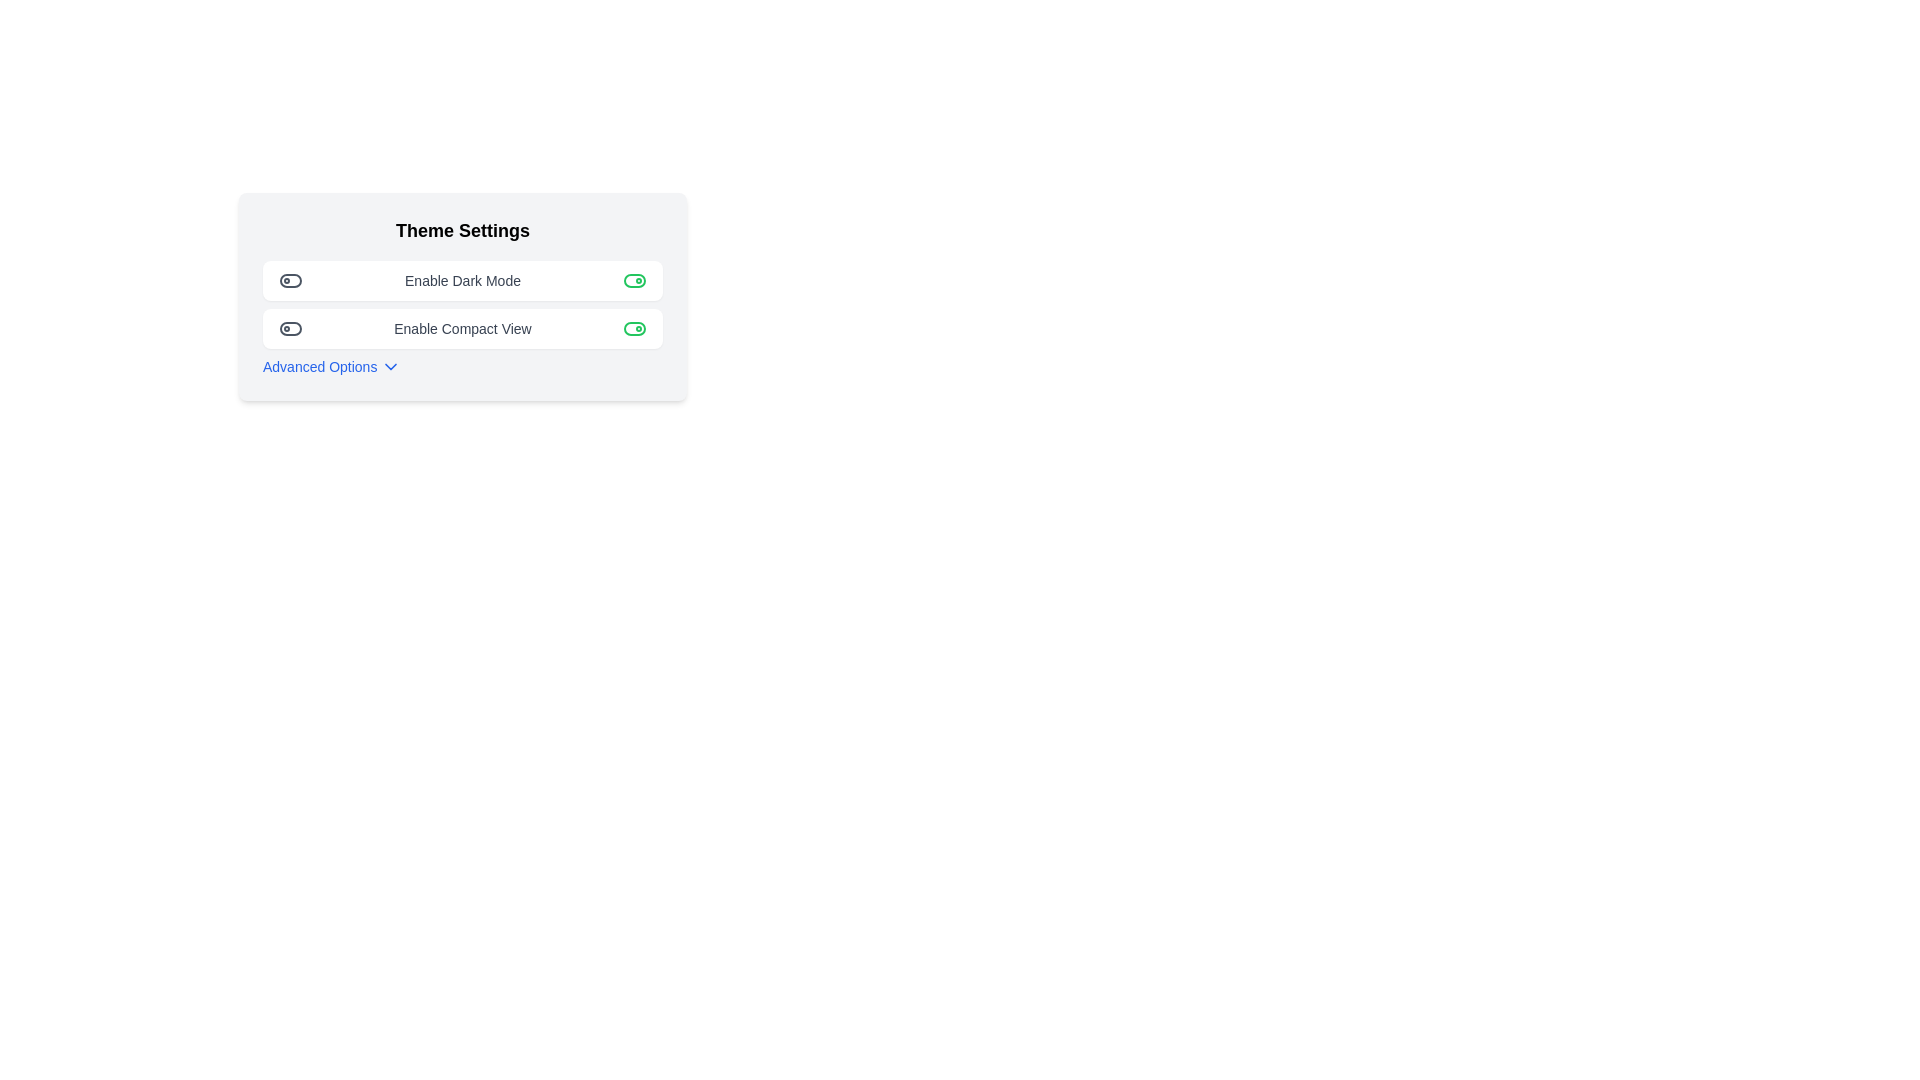 This screenshot has height=1080, width=1920. Describe the element at coordinates (633, 327) in the screenshot. I see `the toggle switch located to the far right of the 'Enable Compact View' option in the settings panel to switch its state` at that location.